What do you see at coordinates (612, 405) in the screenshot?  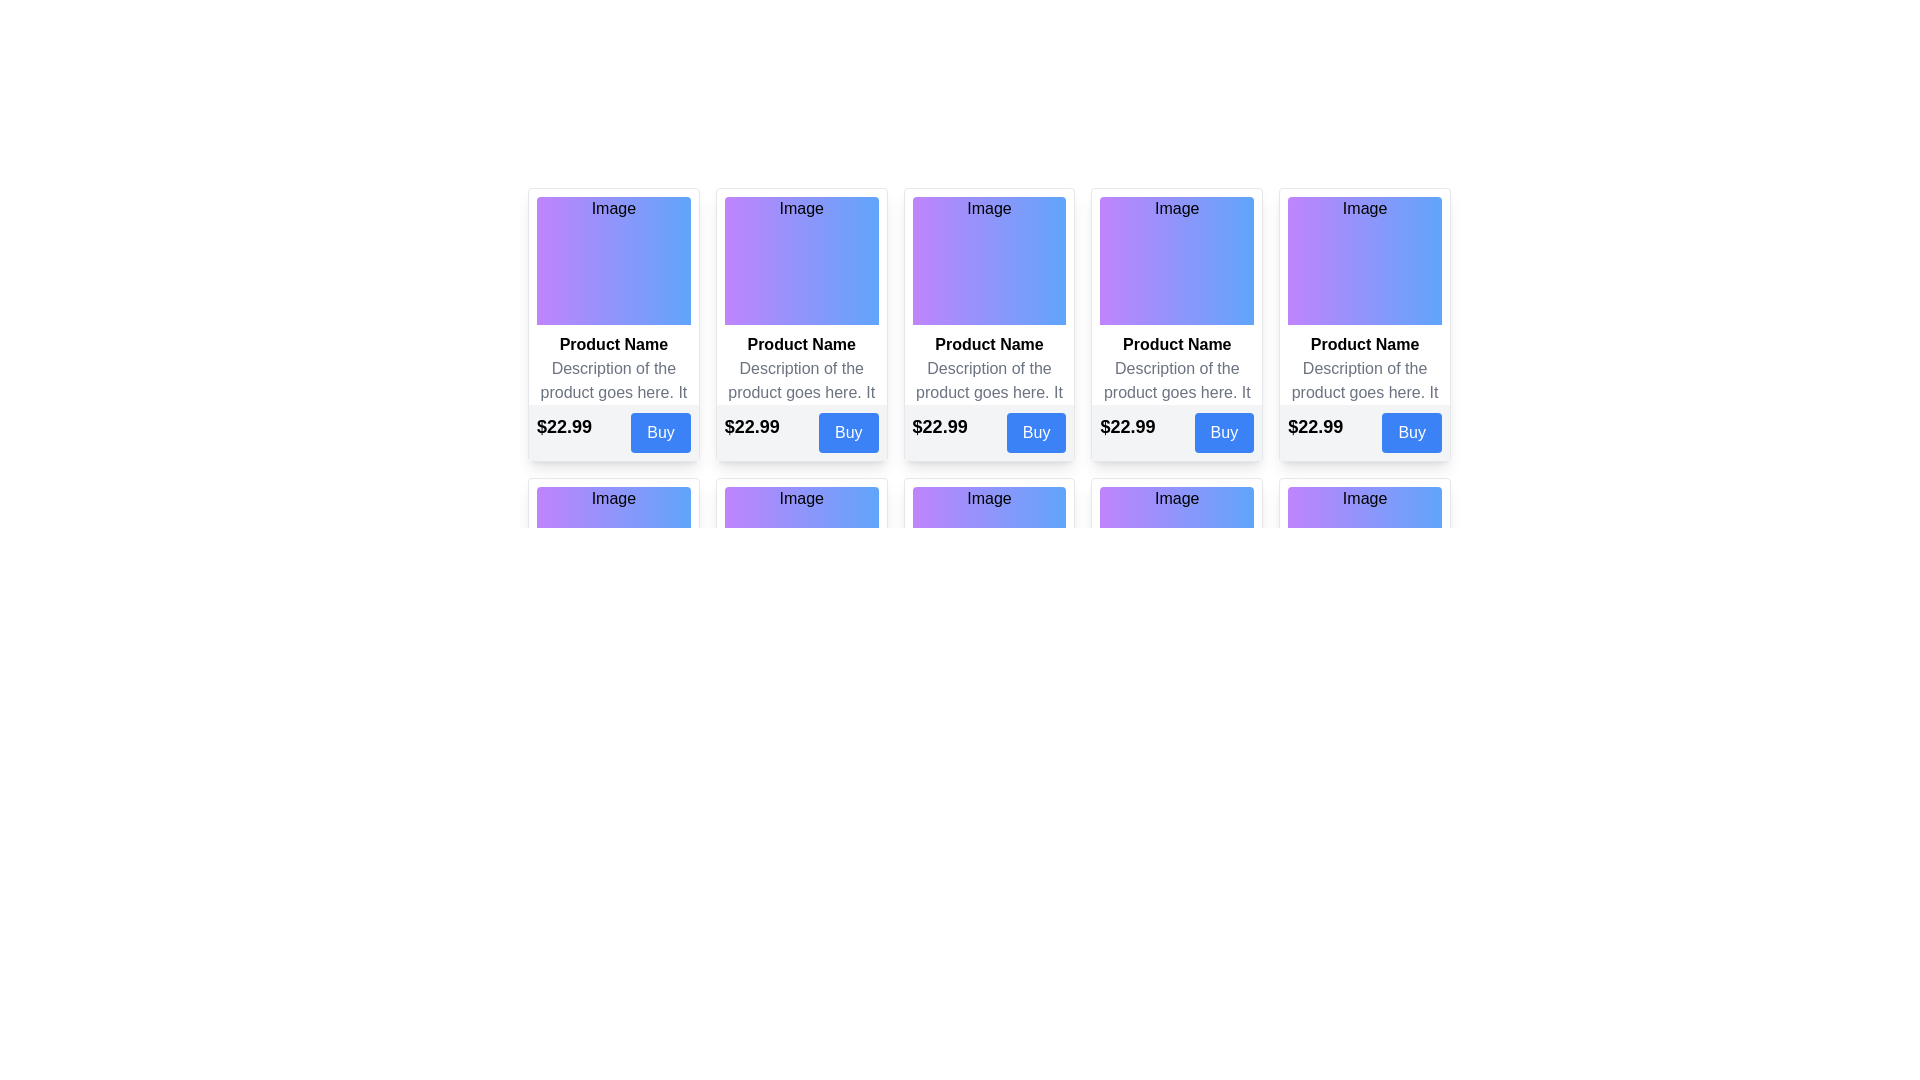 I see `the textual block containing the product description, which is located beneath the heading 'Product Name' and above the price section in the first product card` at bounding box center [612, 405].